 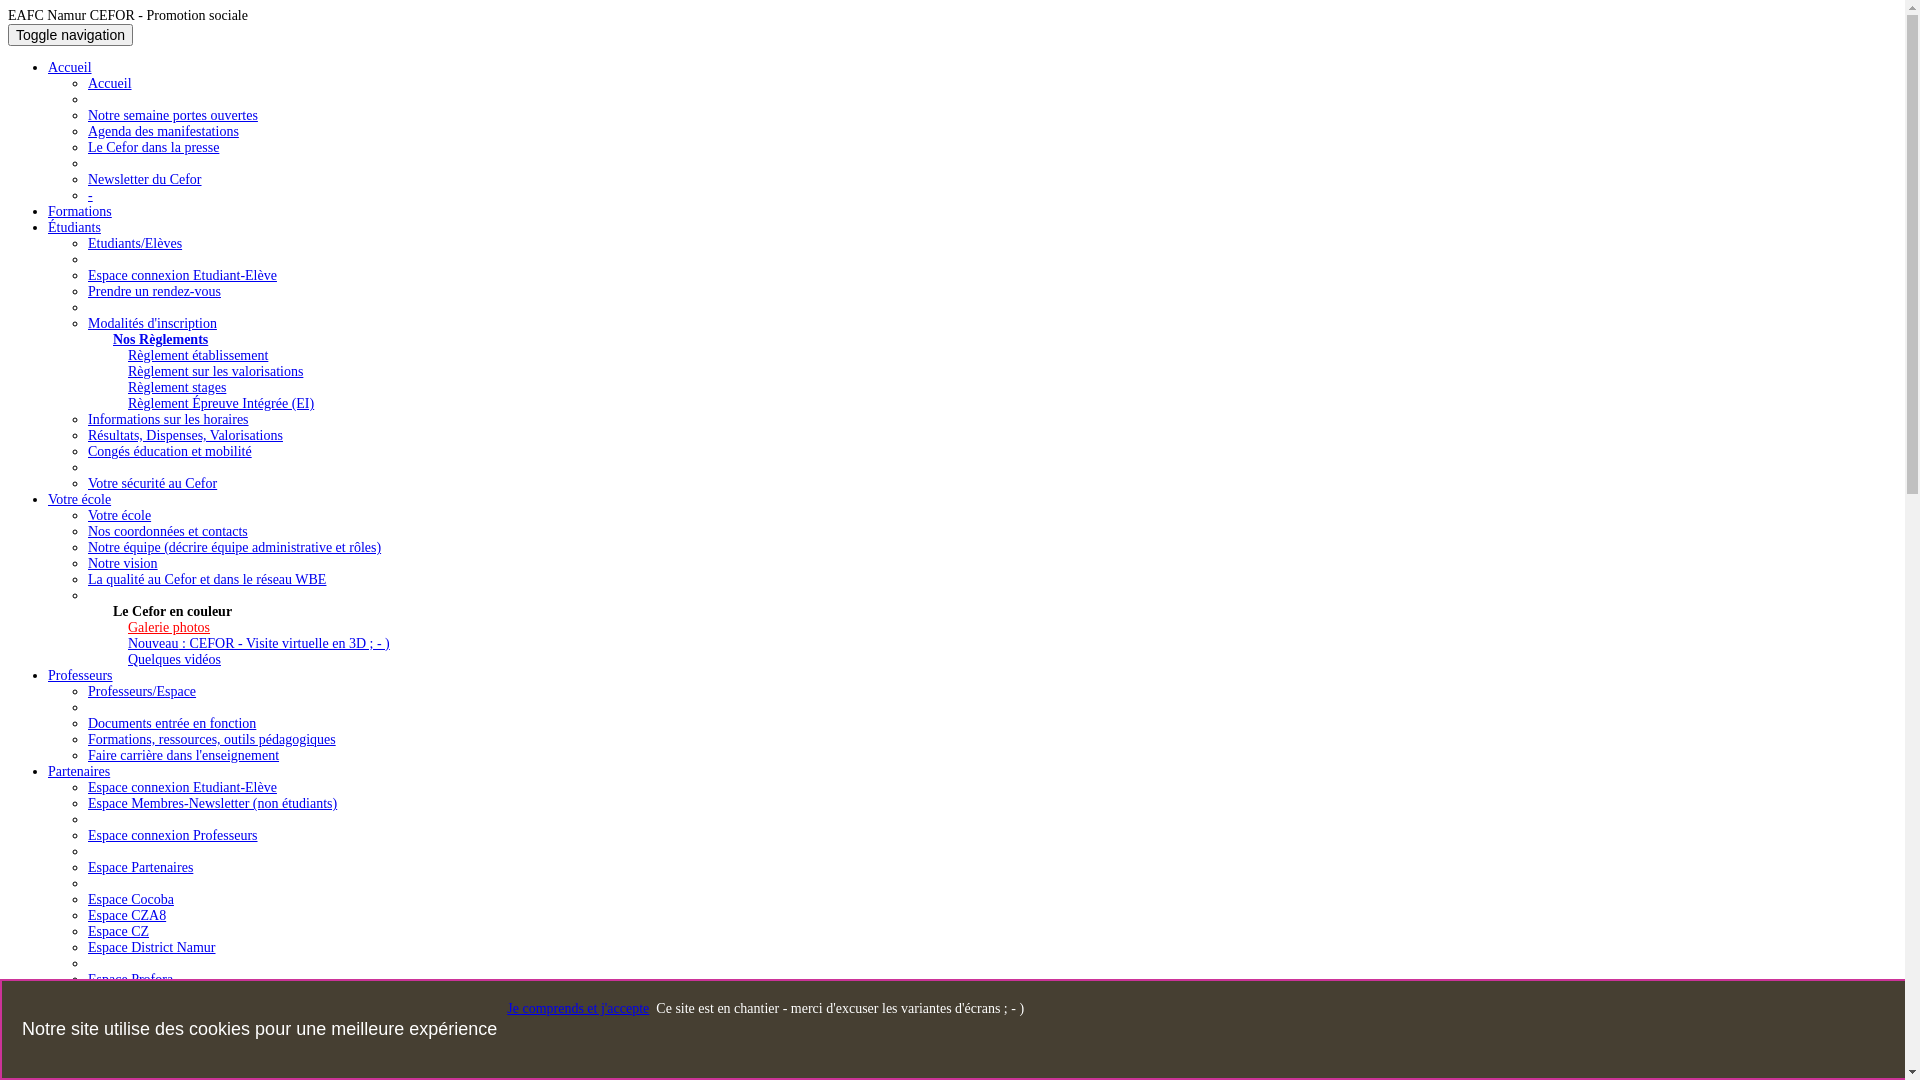 What do you see at coordinates (86, 866) in the screenshot?
I see `'Espace Partenaires'` at bounding box center [86, 866].